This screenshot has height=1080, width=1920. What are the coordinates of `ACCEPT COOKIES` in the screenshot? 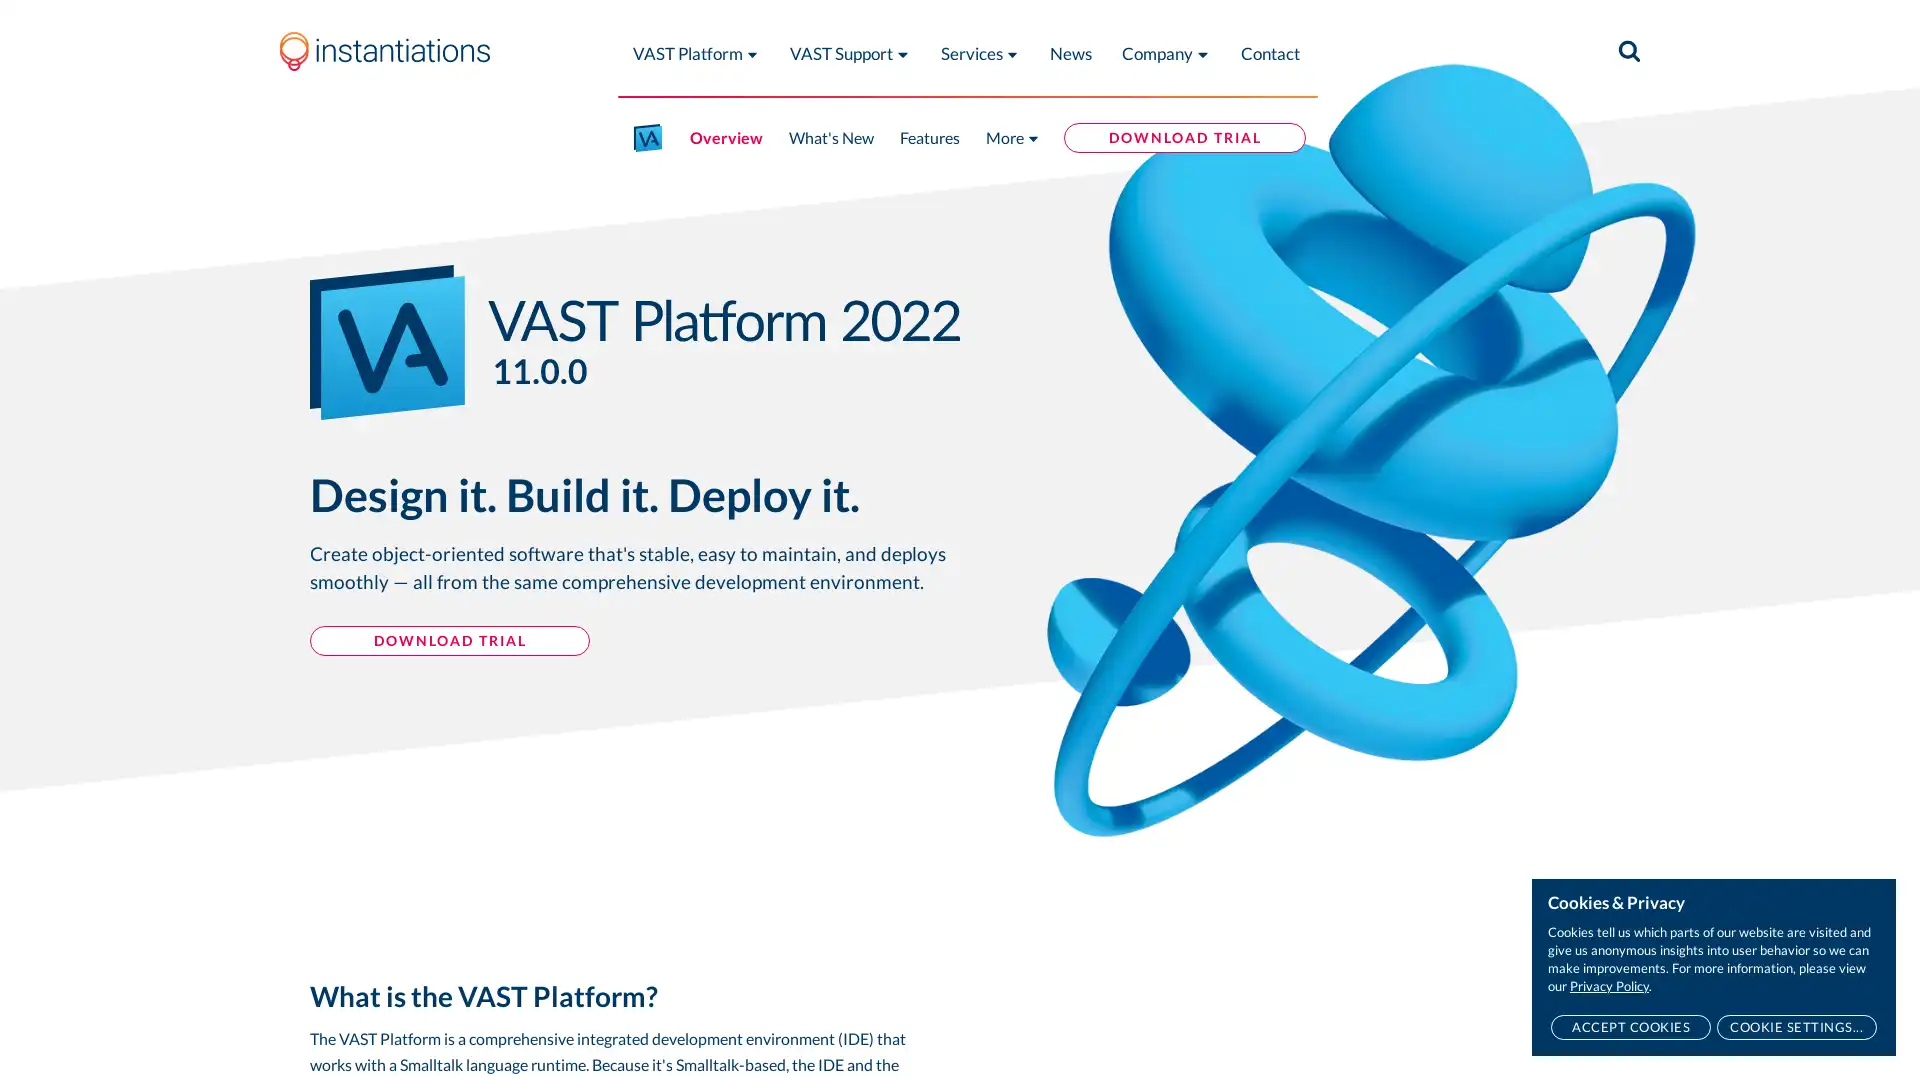 It's located at (1630, 1027).